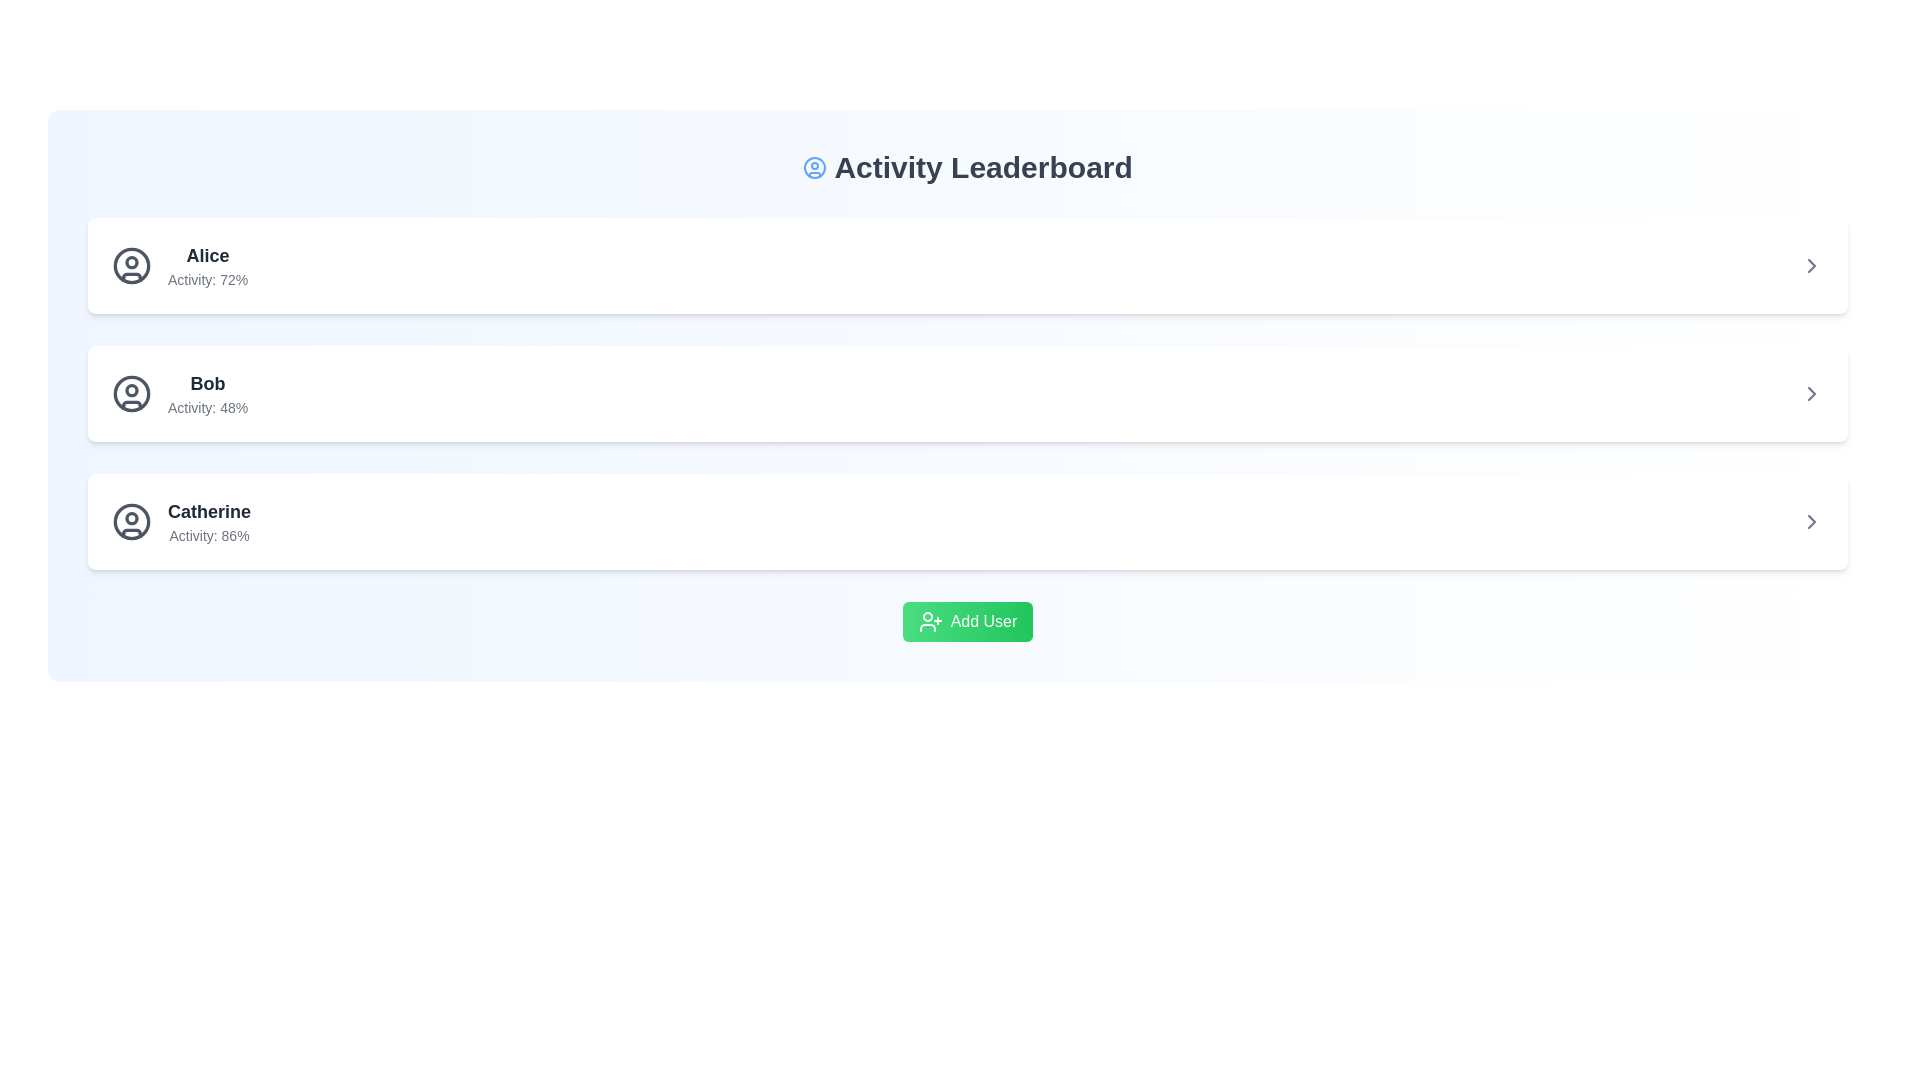 This screenshot has height=1080, width=1920. Describe the element at coordinates (209, 535) in the screenshot. I see `activity level percentage text displayed below 'Catherine' in the third user activity card` at that location.